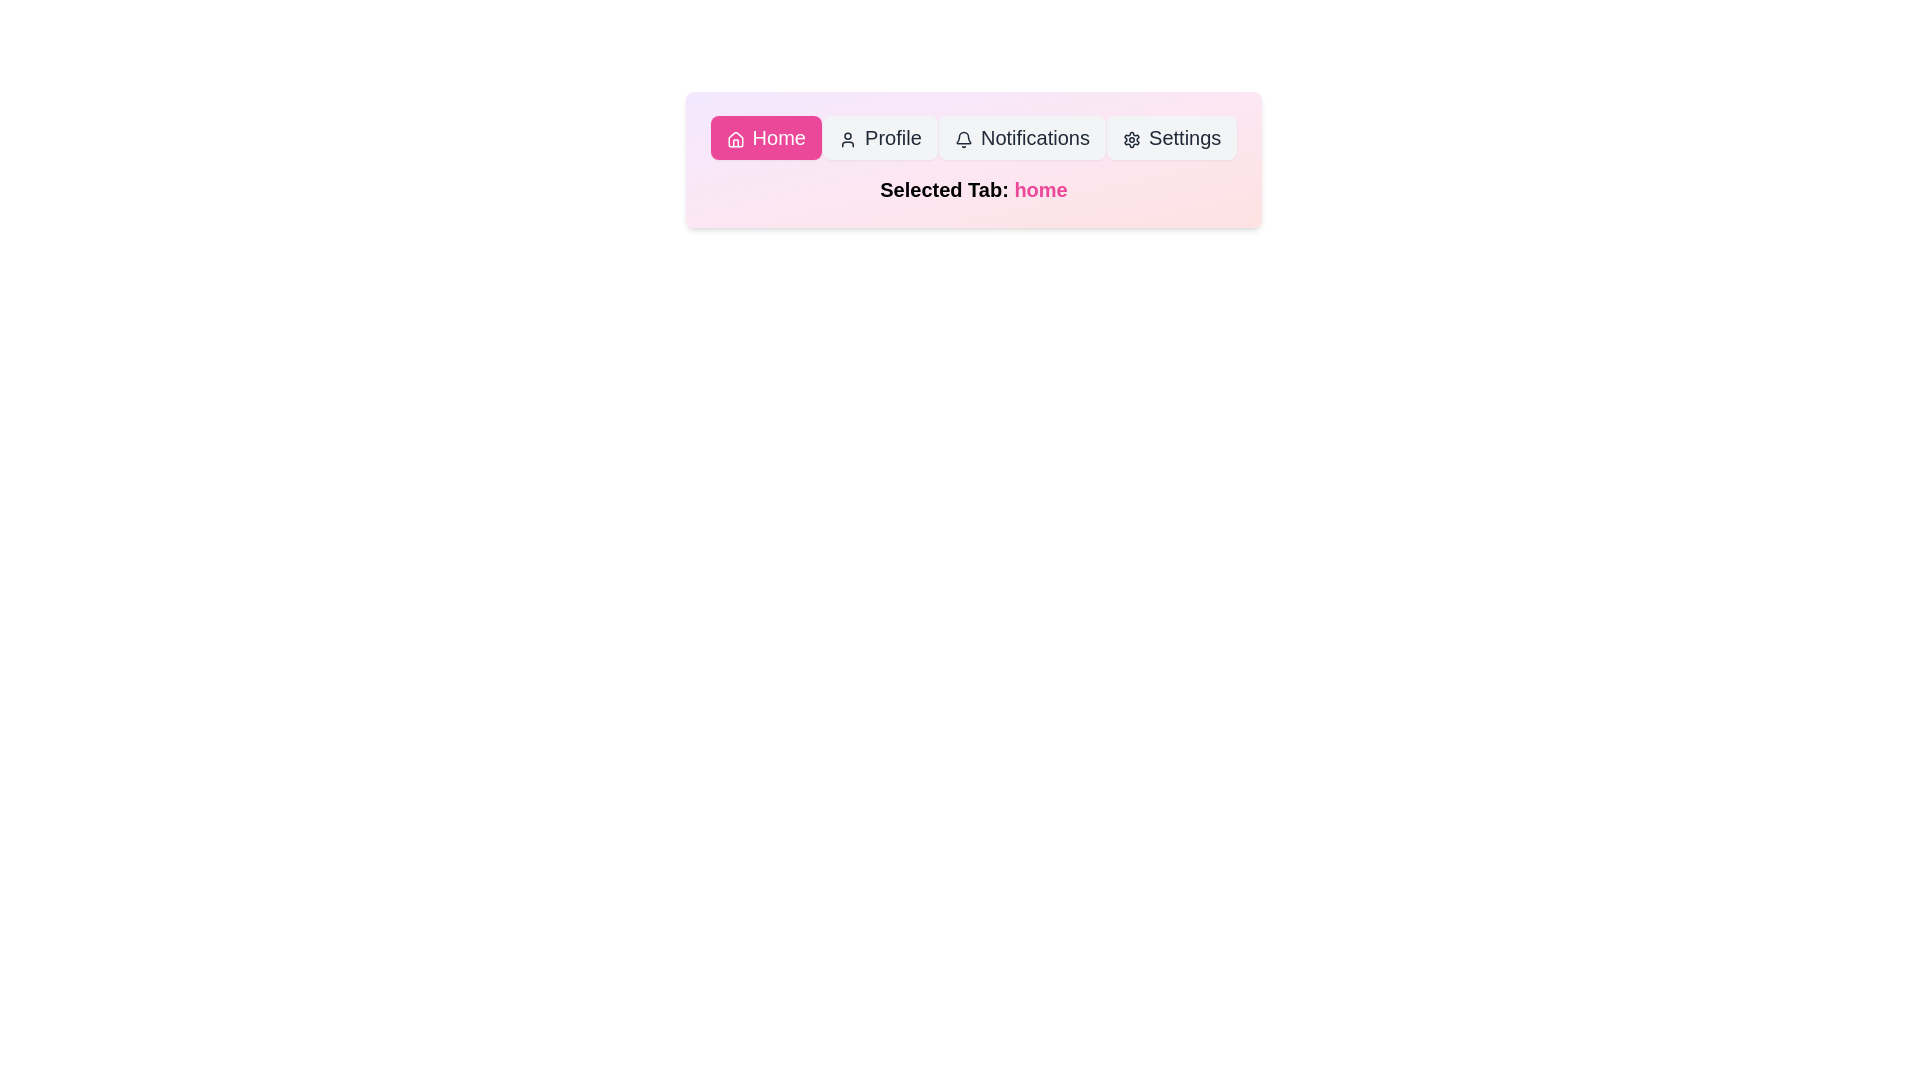  What do you see at coordinates (1132, 138) in the screenshot?
I see `the gear icon representing the settings option` at bounding box center [1132, 138].